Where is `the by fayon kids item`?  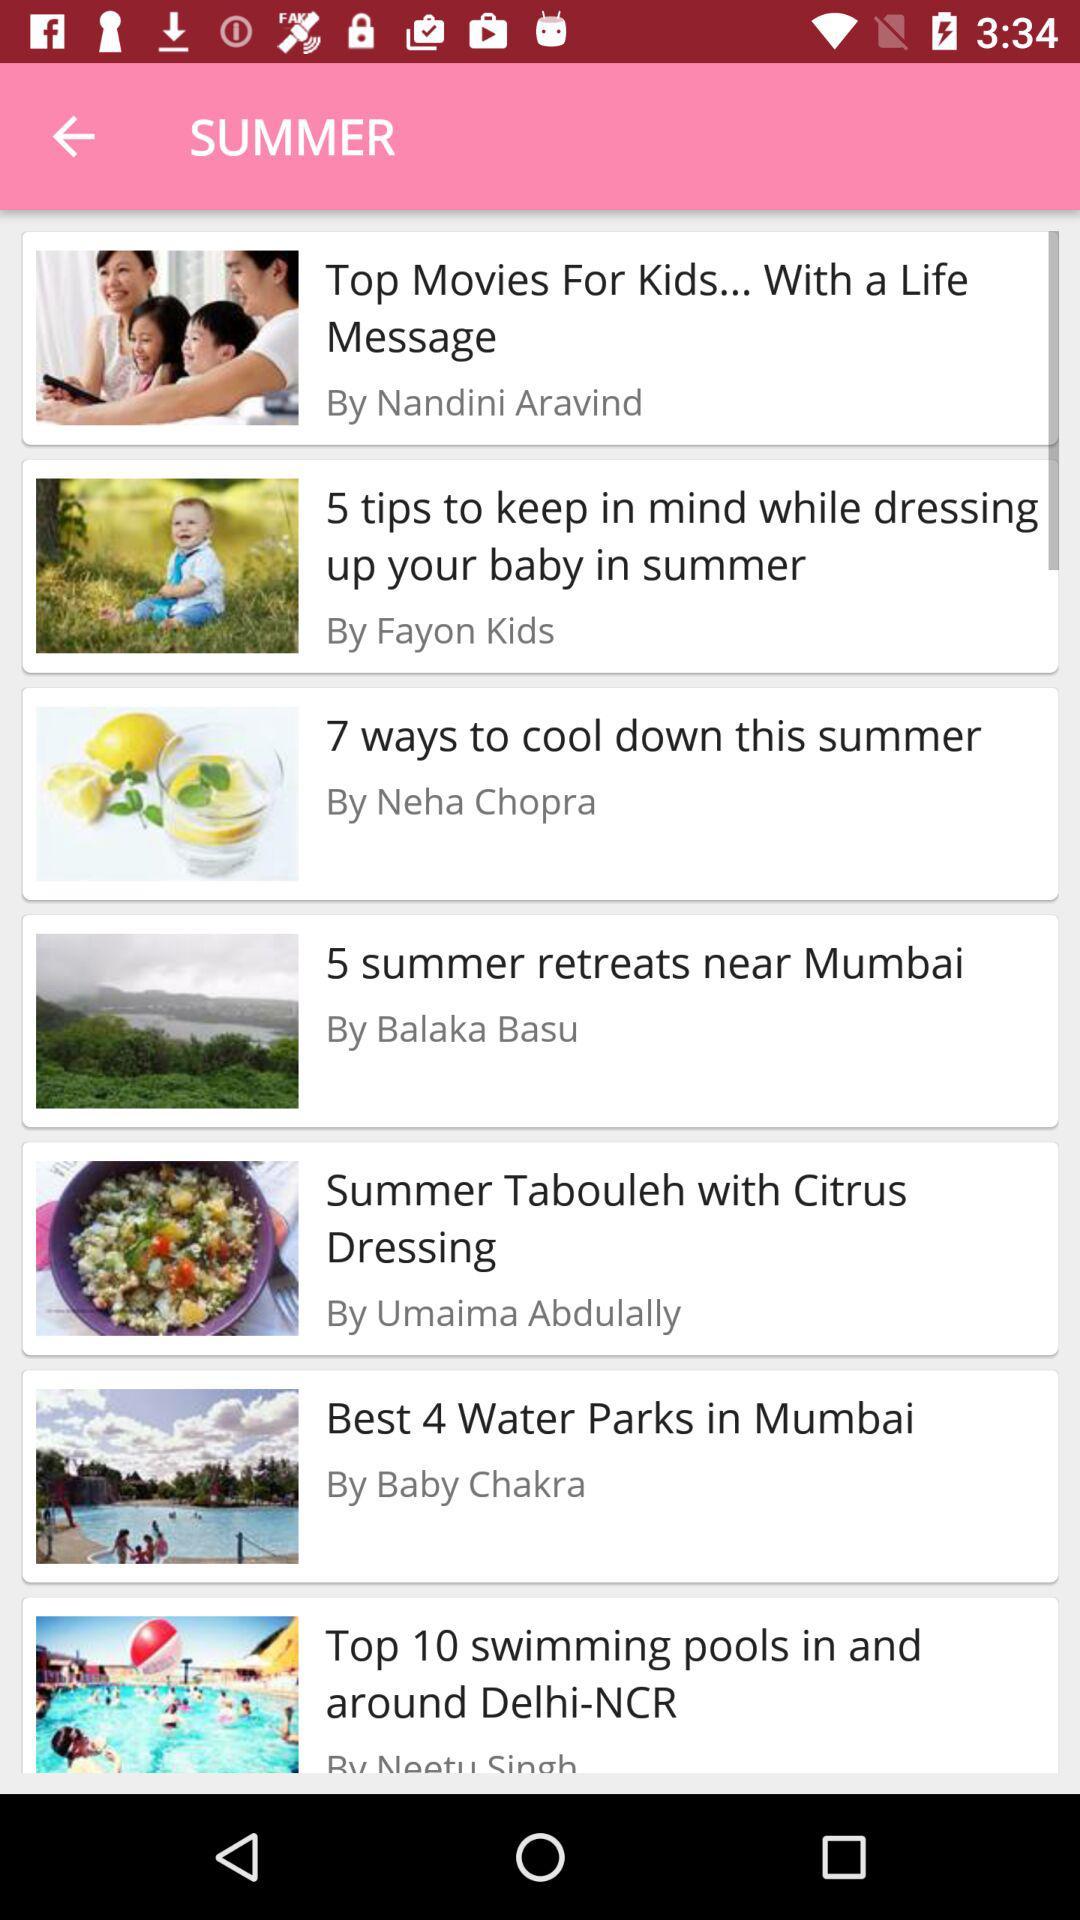 the by fayon kids item is located at coordinates (439, 628).